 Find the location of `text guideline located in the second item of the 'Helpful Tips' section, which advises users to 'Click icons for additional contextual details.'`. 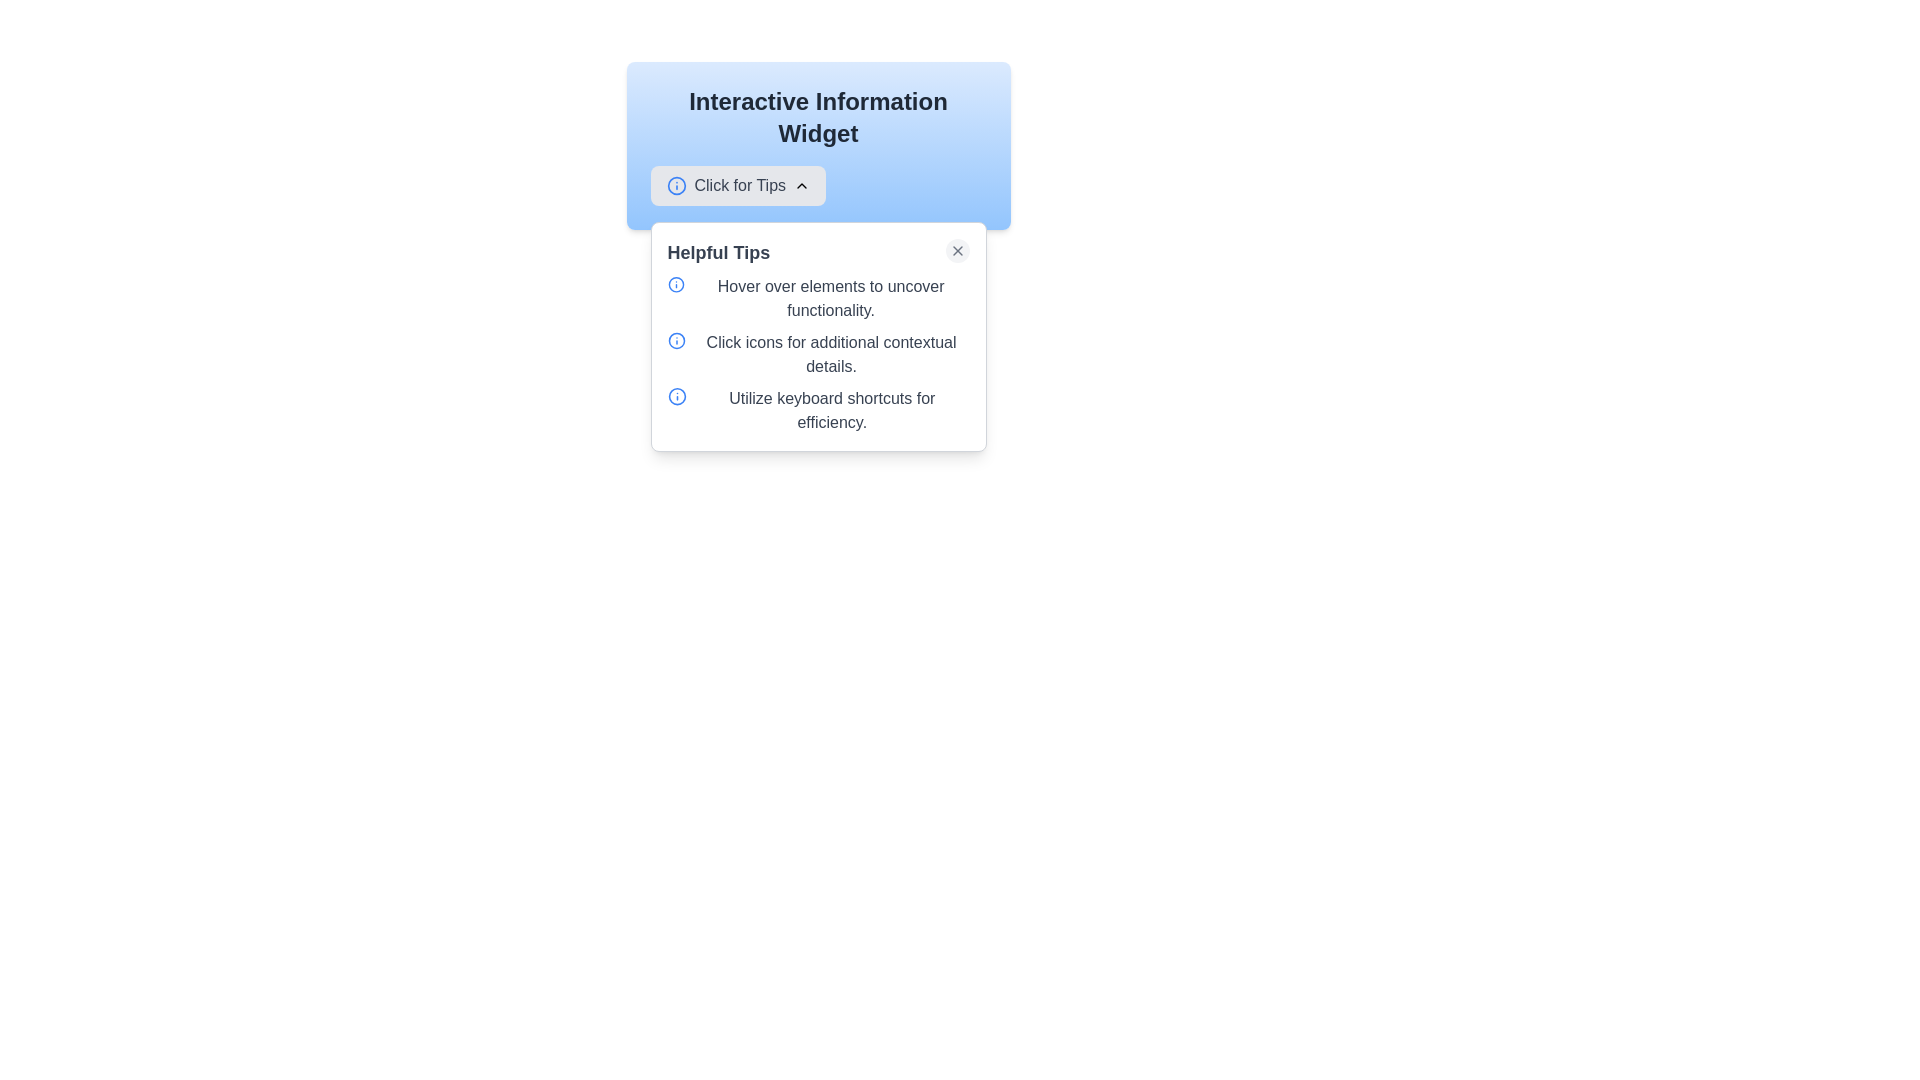

text guideline located in the second item of the 'Helpful Tips' section, which advises users to 'Click icons for additional contextual details.' is located at coordinates (818, 353).